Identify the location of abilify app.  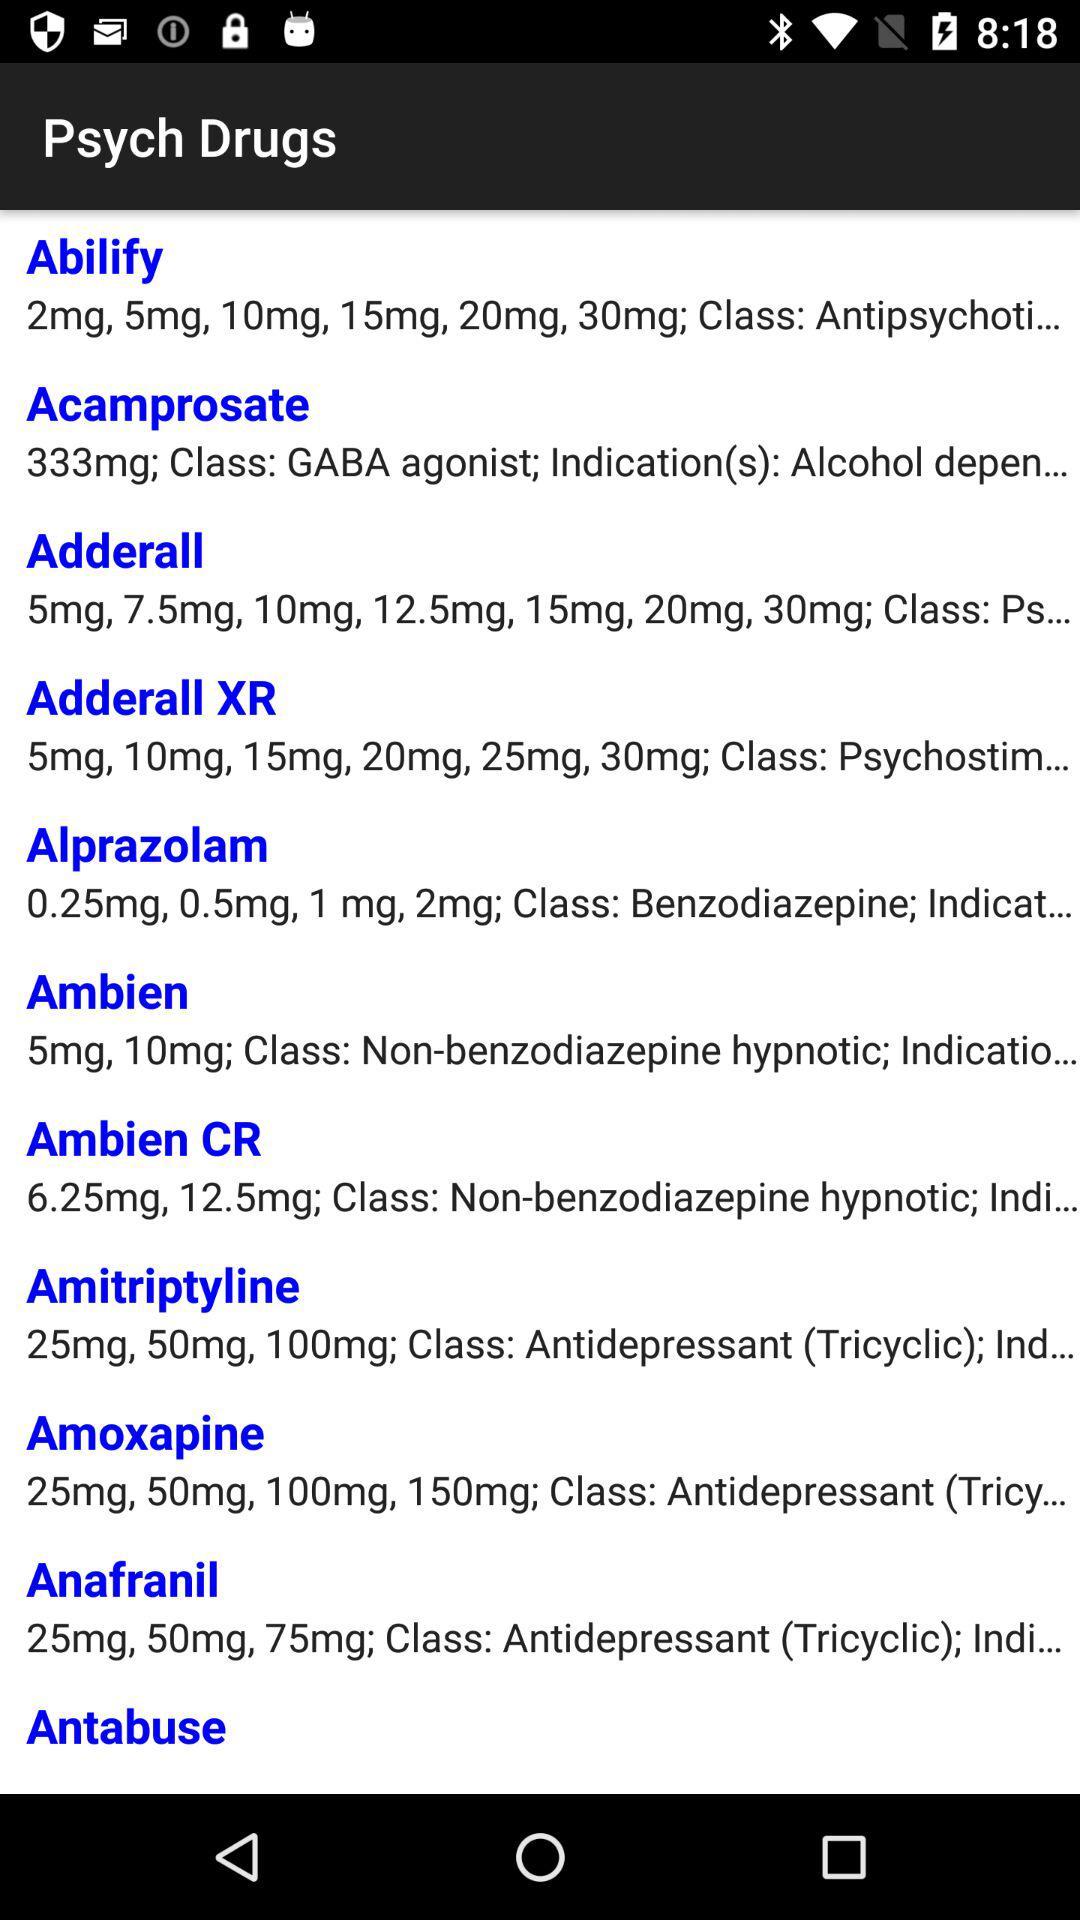
(94, 254).